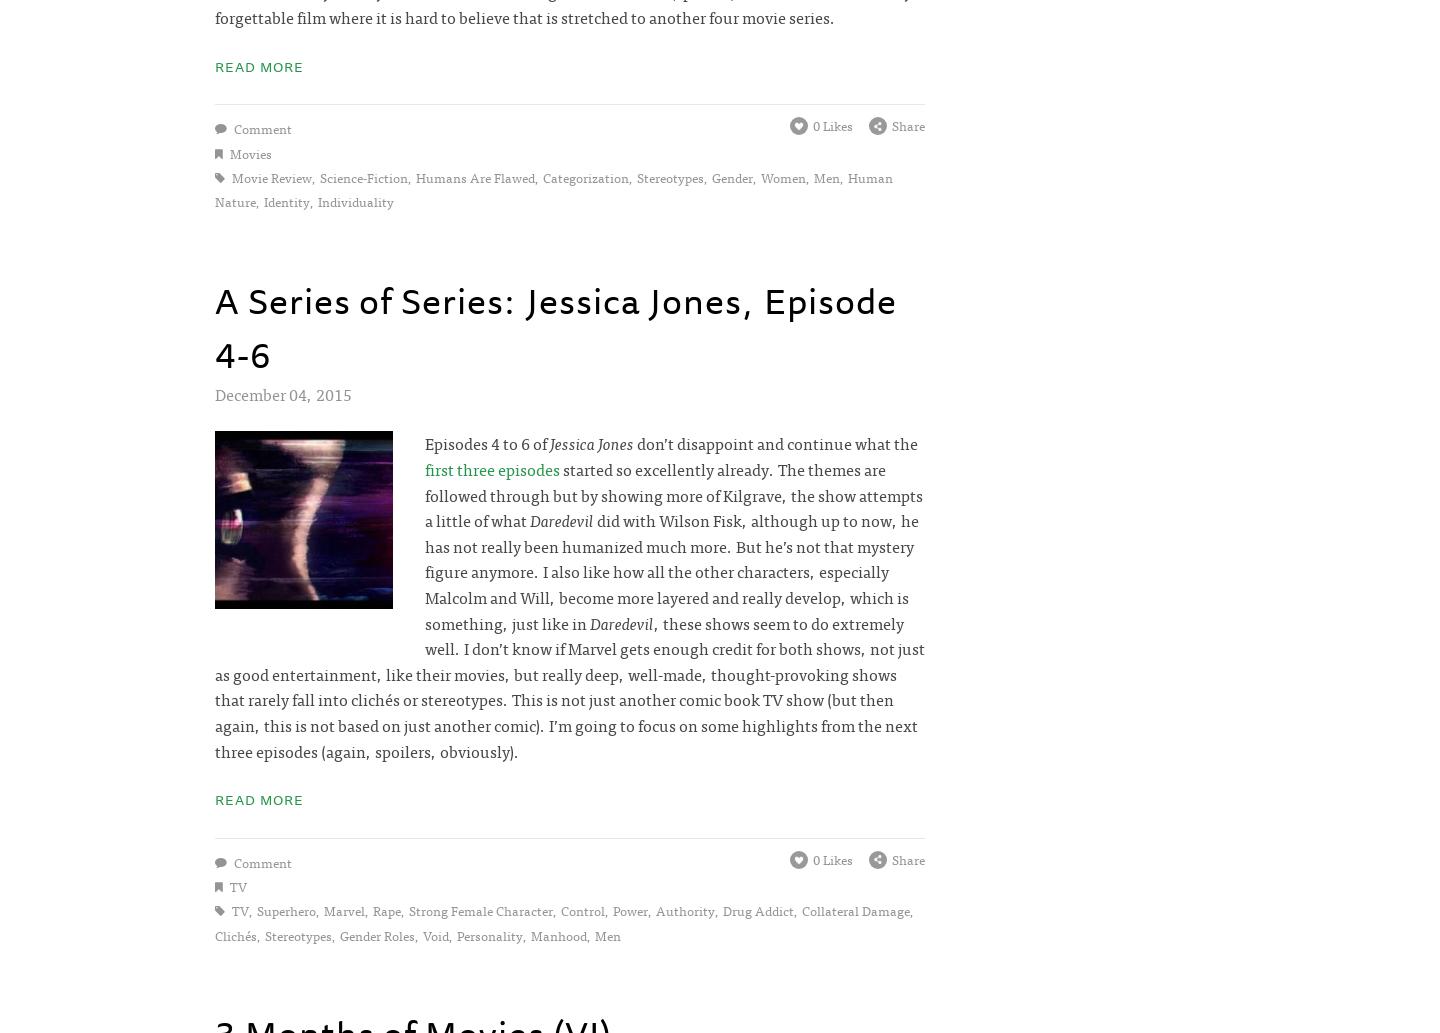 This screenshot has height=1033, width=1440. What do you see at coordinates (632, 442) in the screenshot?
I see `'don’t disappoint and continue what the'` at bounding box center [632, 442].